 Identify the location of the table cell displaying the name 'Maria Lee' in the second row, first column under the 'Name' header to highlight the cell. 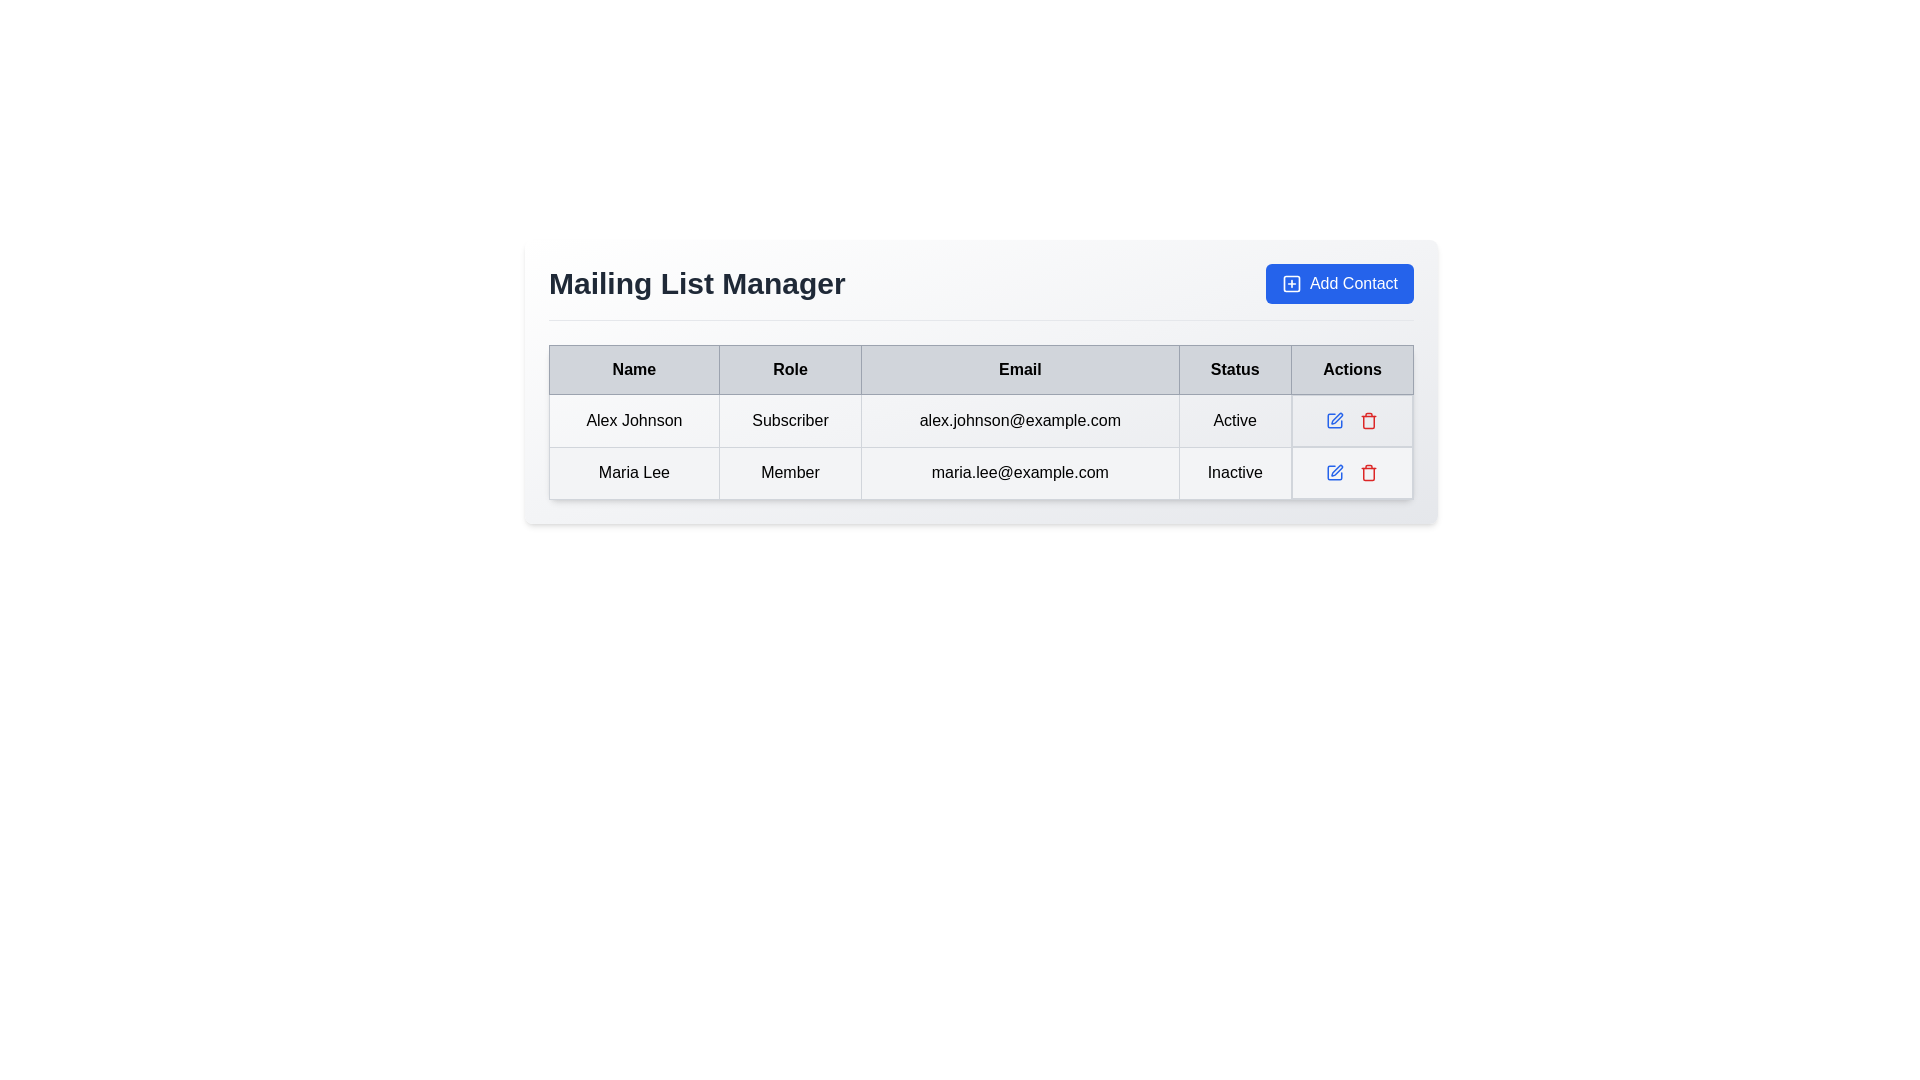
(633, 473).